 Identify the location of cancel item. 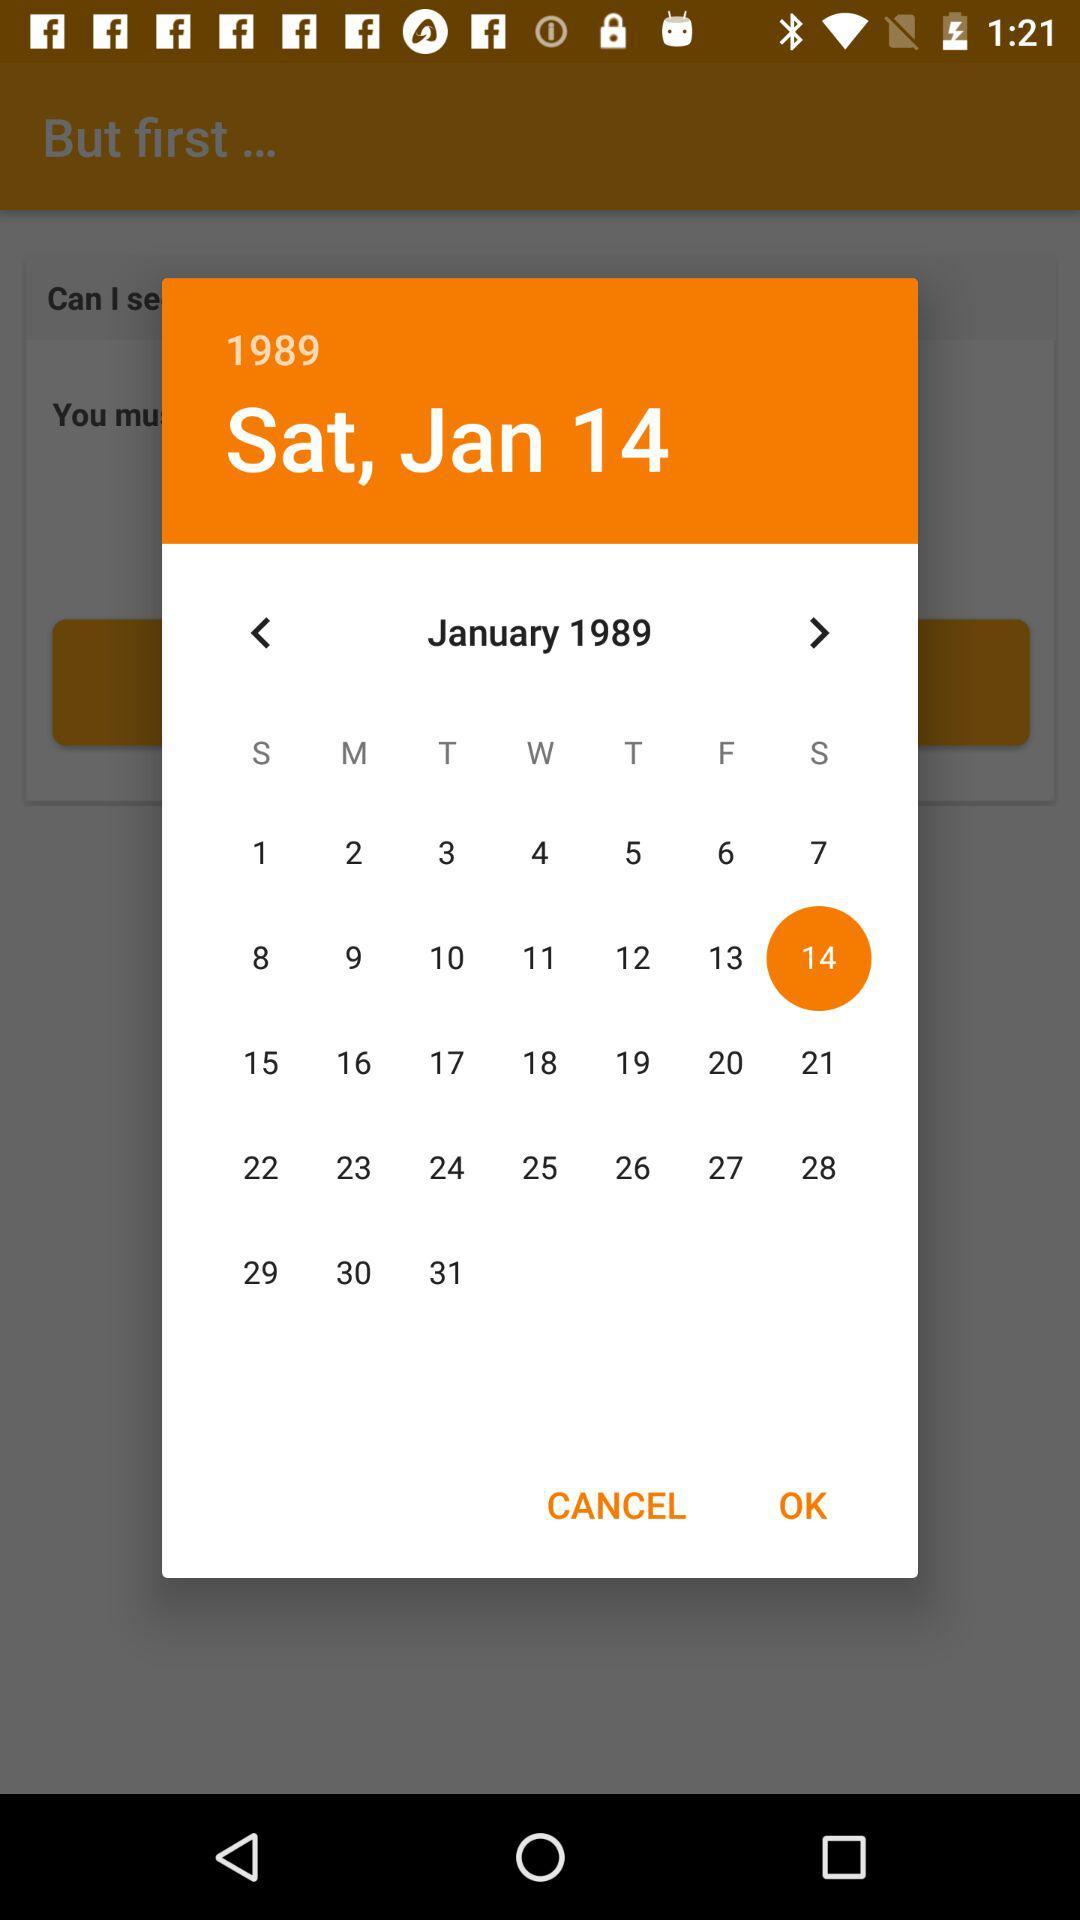
(615, 1504).